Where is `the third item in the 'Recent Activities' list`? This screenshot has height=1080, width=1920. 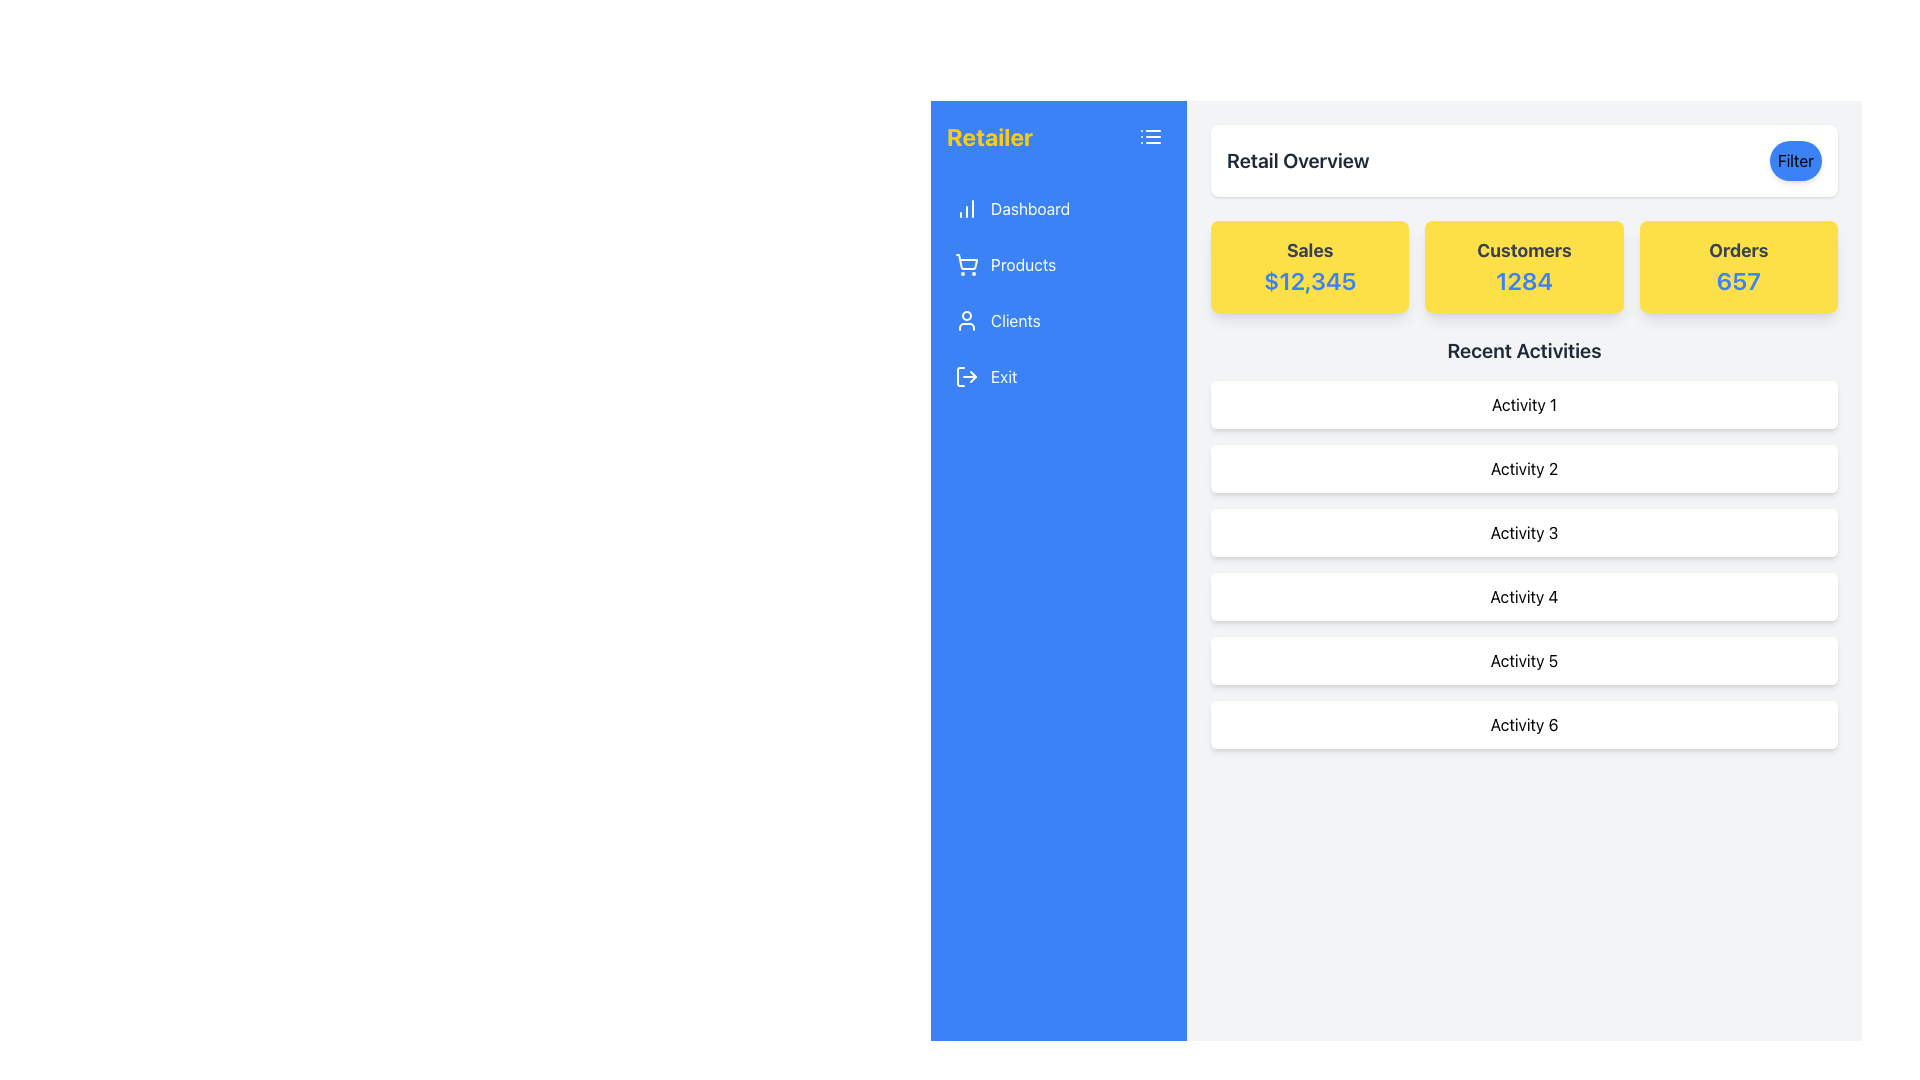 the third item in the 'Recent Activities' list is located at coordinates (1523, 531).